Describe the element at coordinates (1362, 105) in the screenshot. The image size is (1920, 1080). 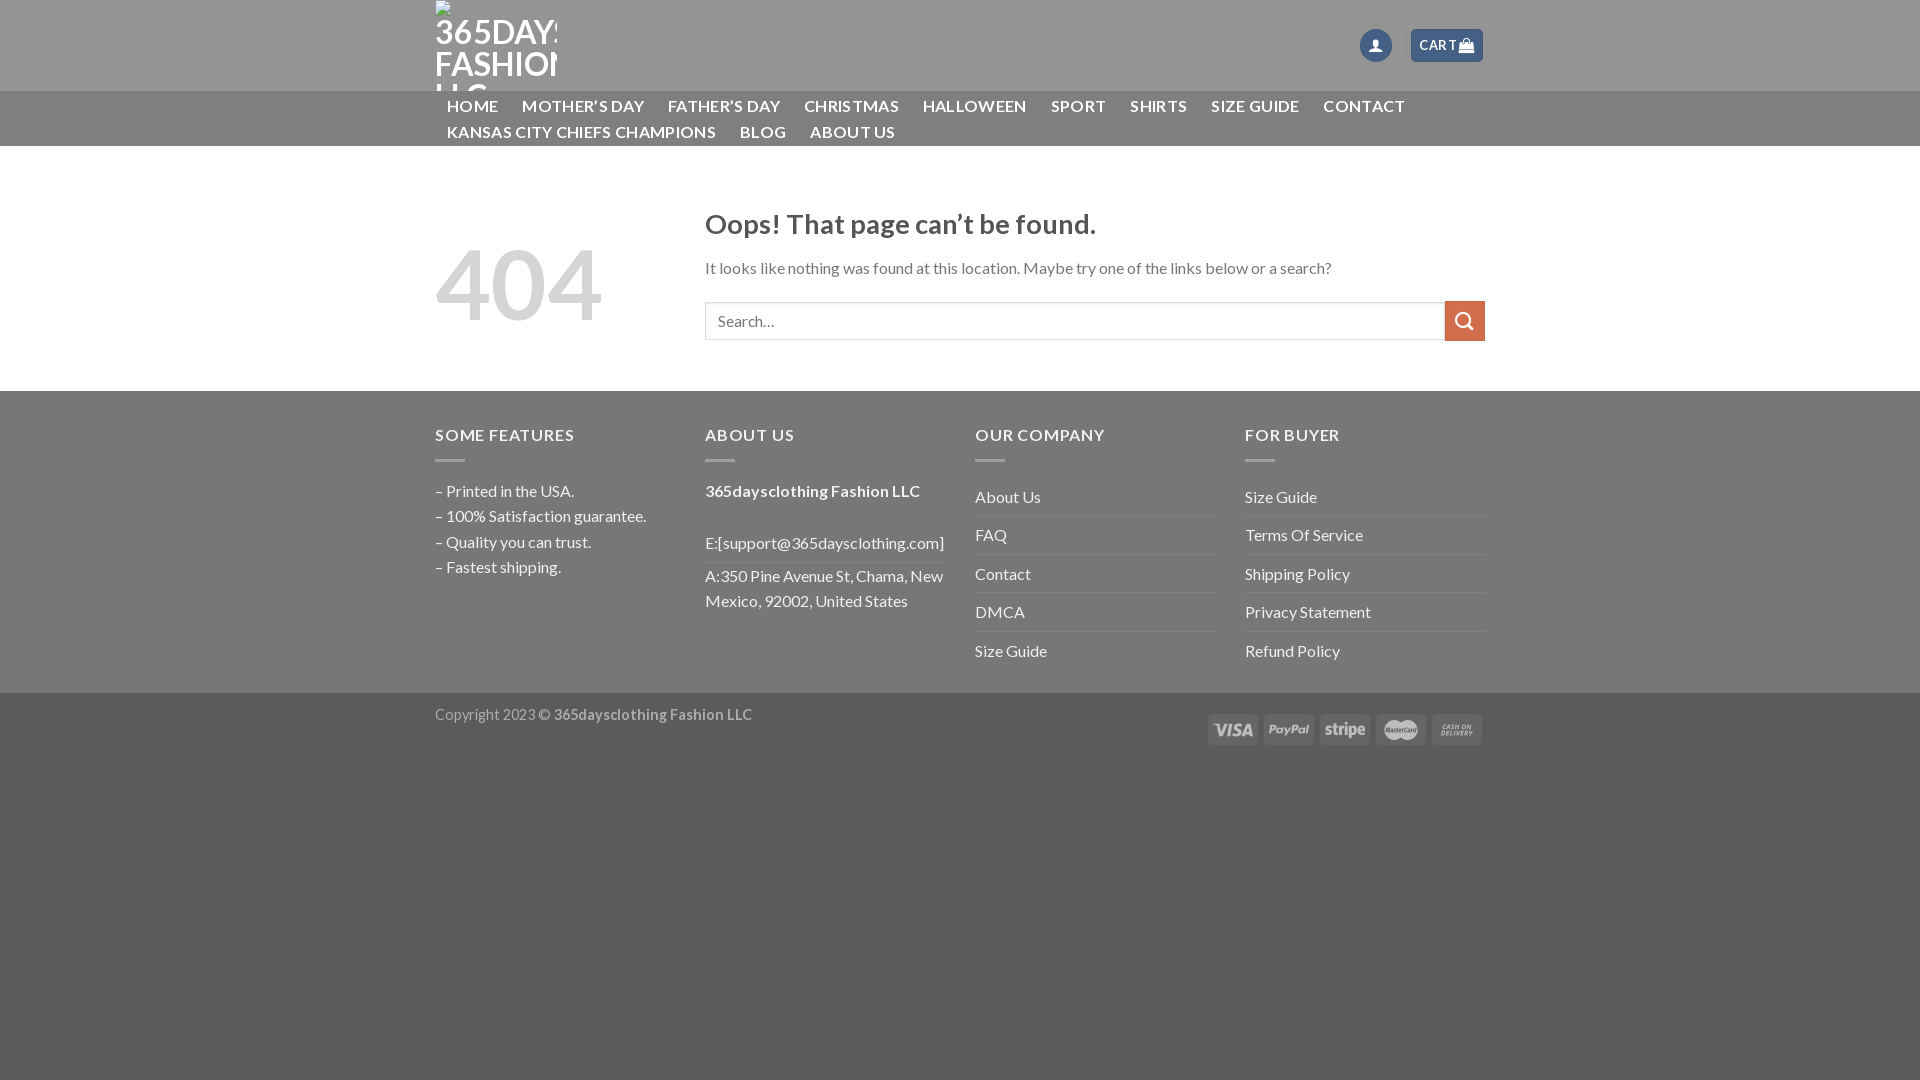
I see `'CONTACT'` at that location.